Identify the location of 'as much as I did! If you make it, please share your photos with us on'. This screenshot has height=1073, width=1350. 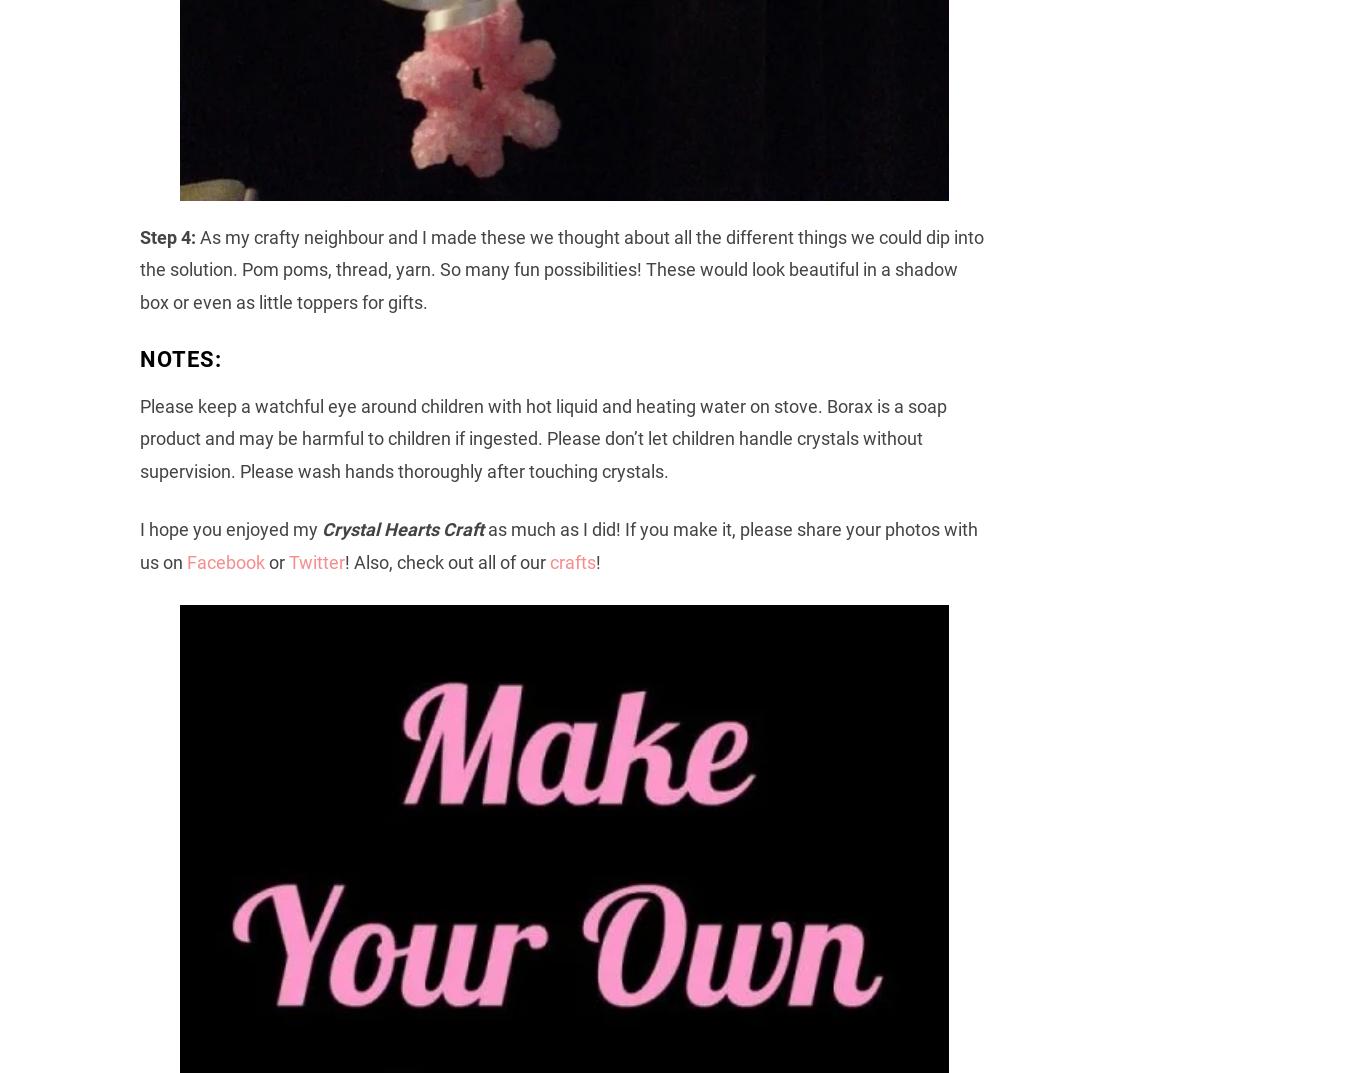
(558, 545).